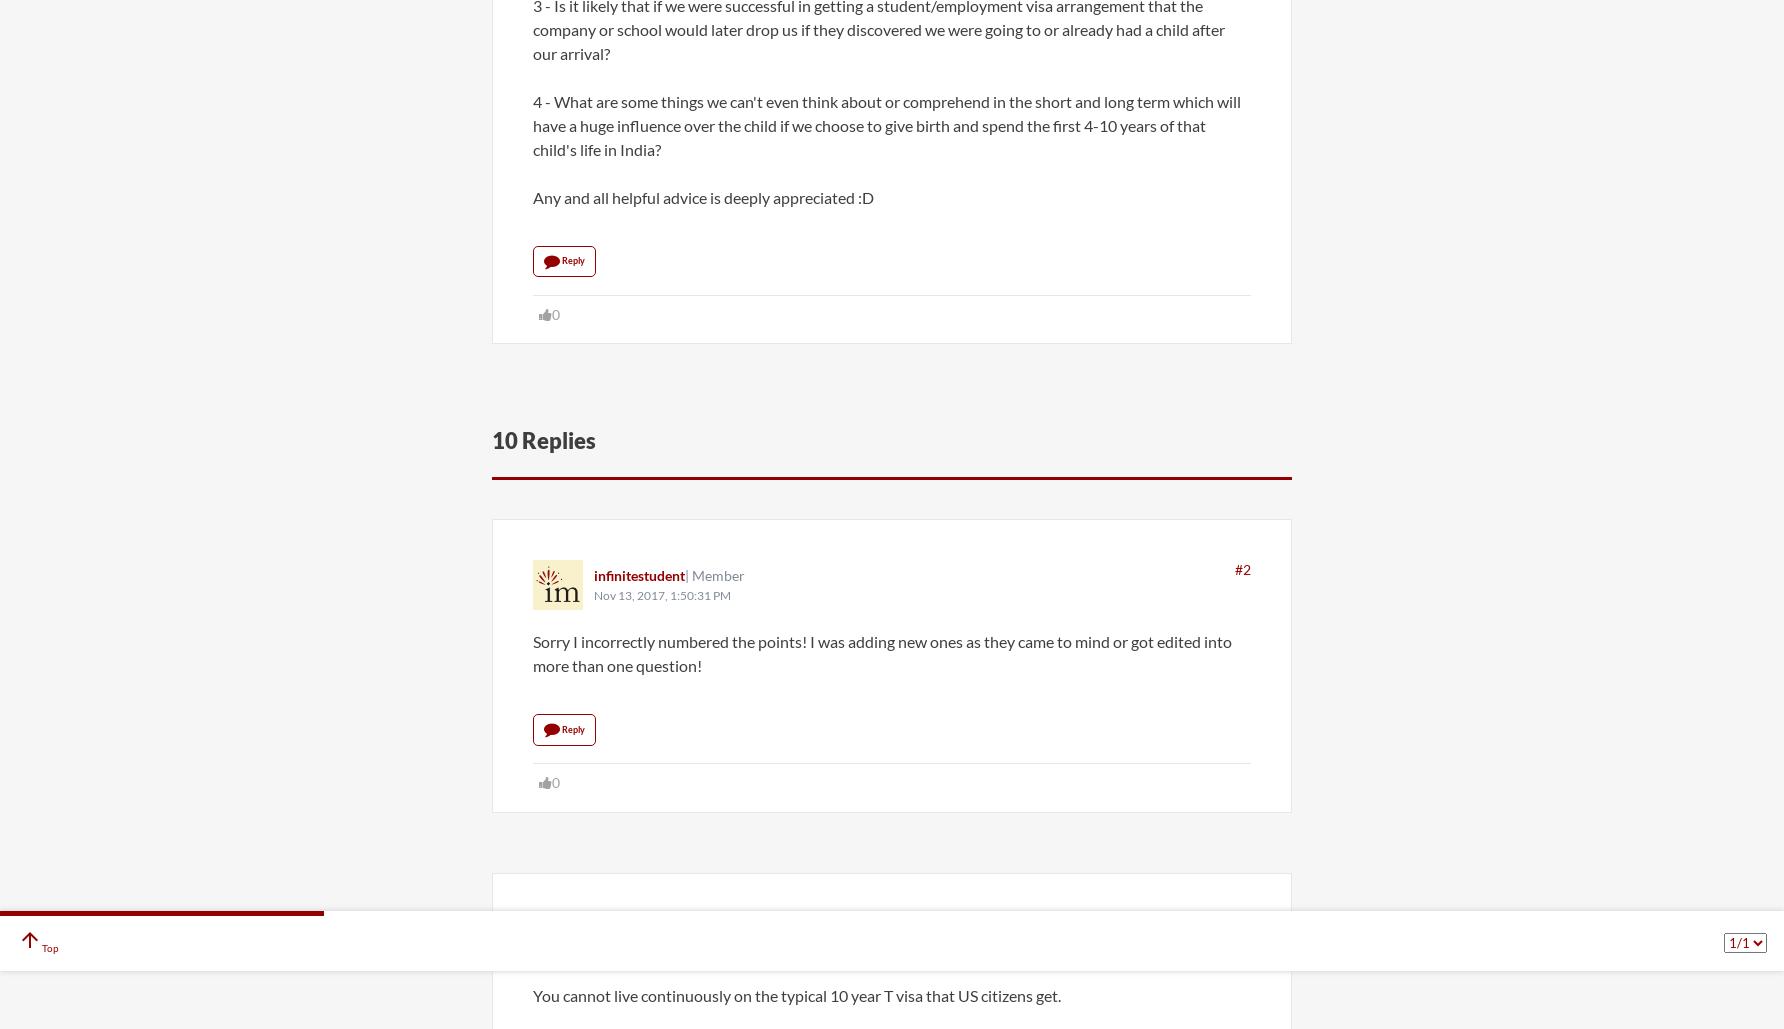 The height and width of the screenshot is (1029, 1784). What do you see at coordinates (881, 653) in the screenshot?
I see `'Sorry I incorrectly numbered the points! I was adding new ones as they came to mind or got edited into more than one question!'` at bounding box center [881, 653].